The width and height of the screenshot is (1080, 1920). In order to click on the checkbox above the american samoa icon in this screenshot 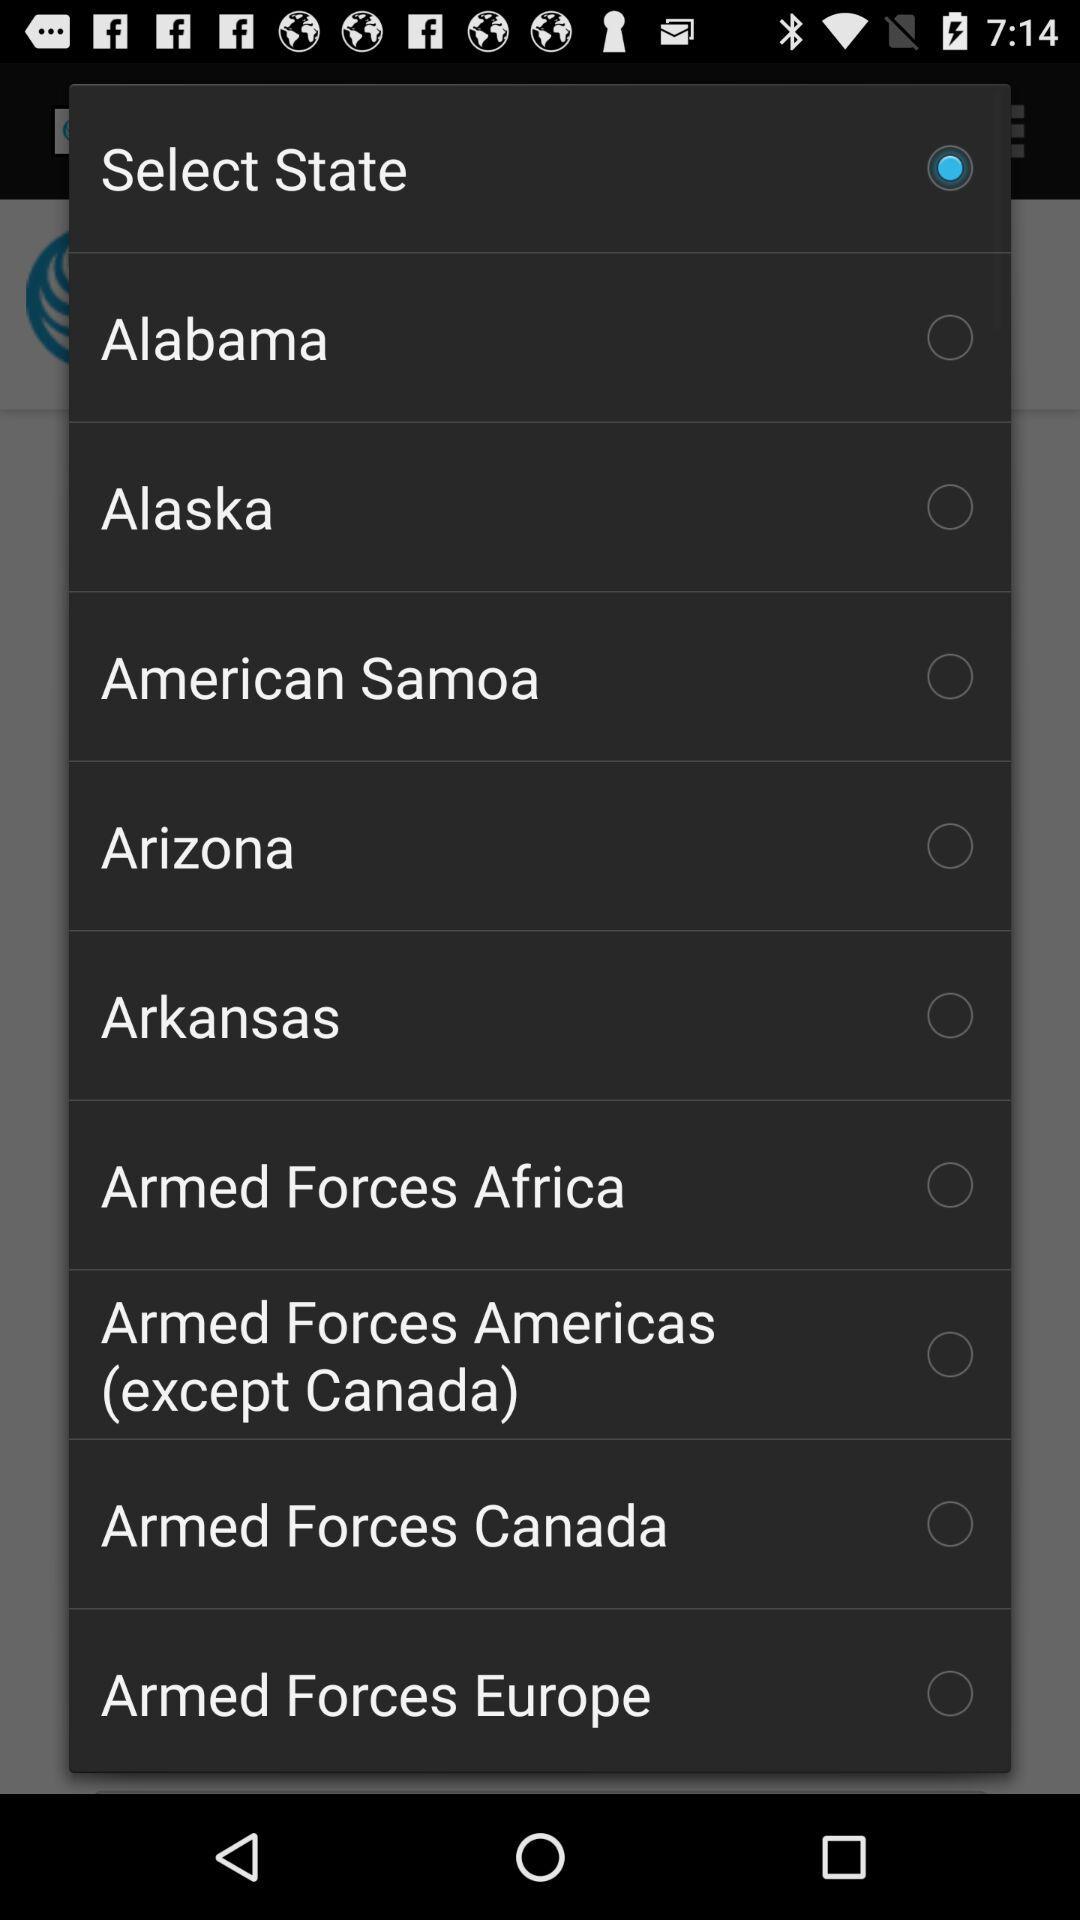, I will do `click(540, 507)`.